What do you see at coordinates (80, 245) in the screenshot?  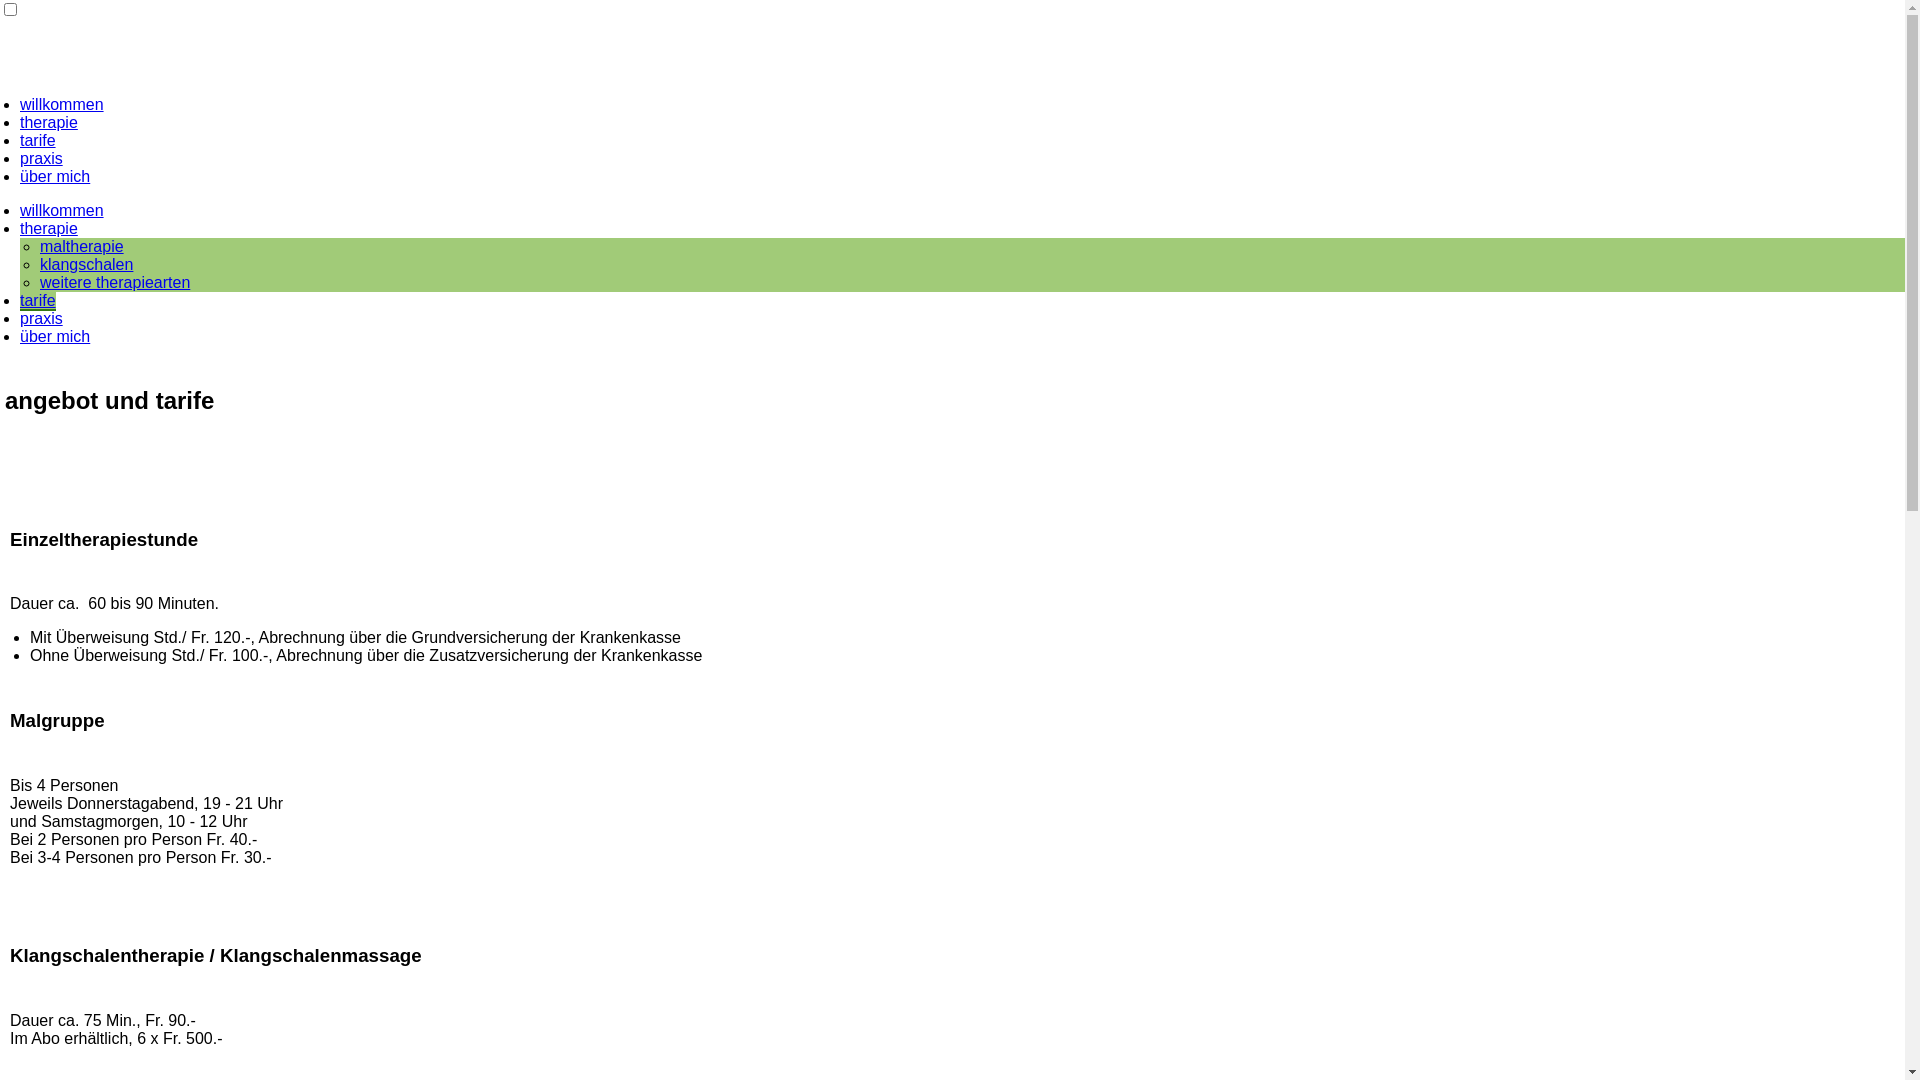 I see `'maltherapie'` at bounding box center [80, 245].